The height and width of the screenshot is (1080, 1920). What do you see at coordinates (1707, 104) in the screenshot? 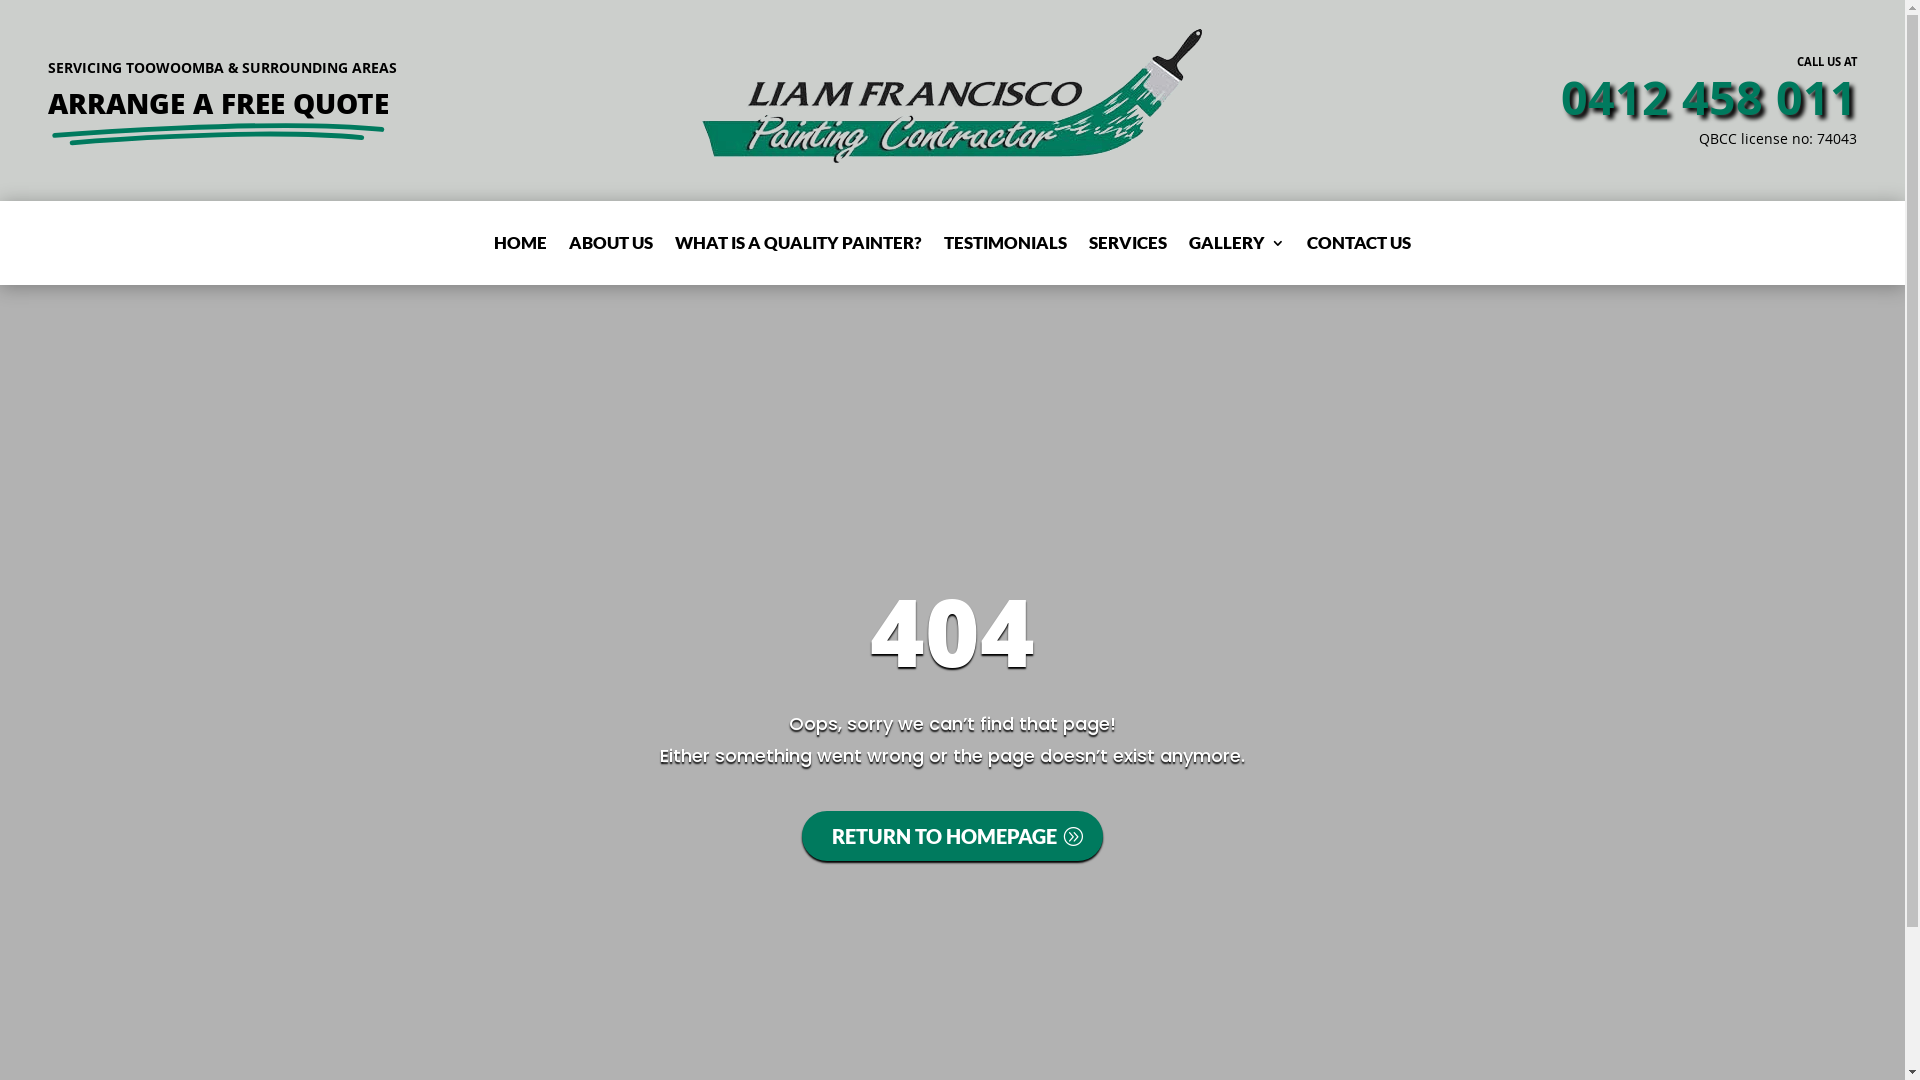
I see `'0412 458 011'` at bounding box center [1707, 104].